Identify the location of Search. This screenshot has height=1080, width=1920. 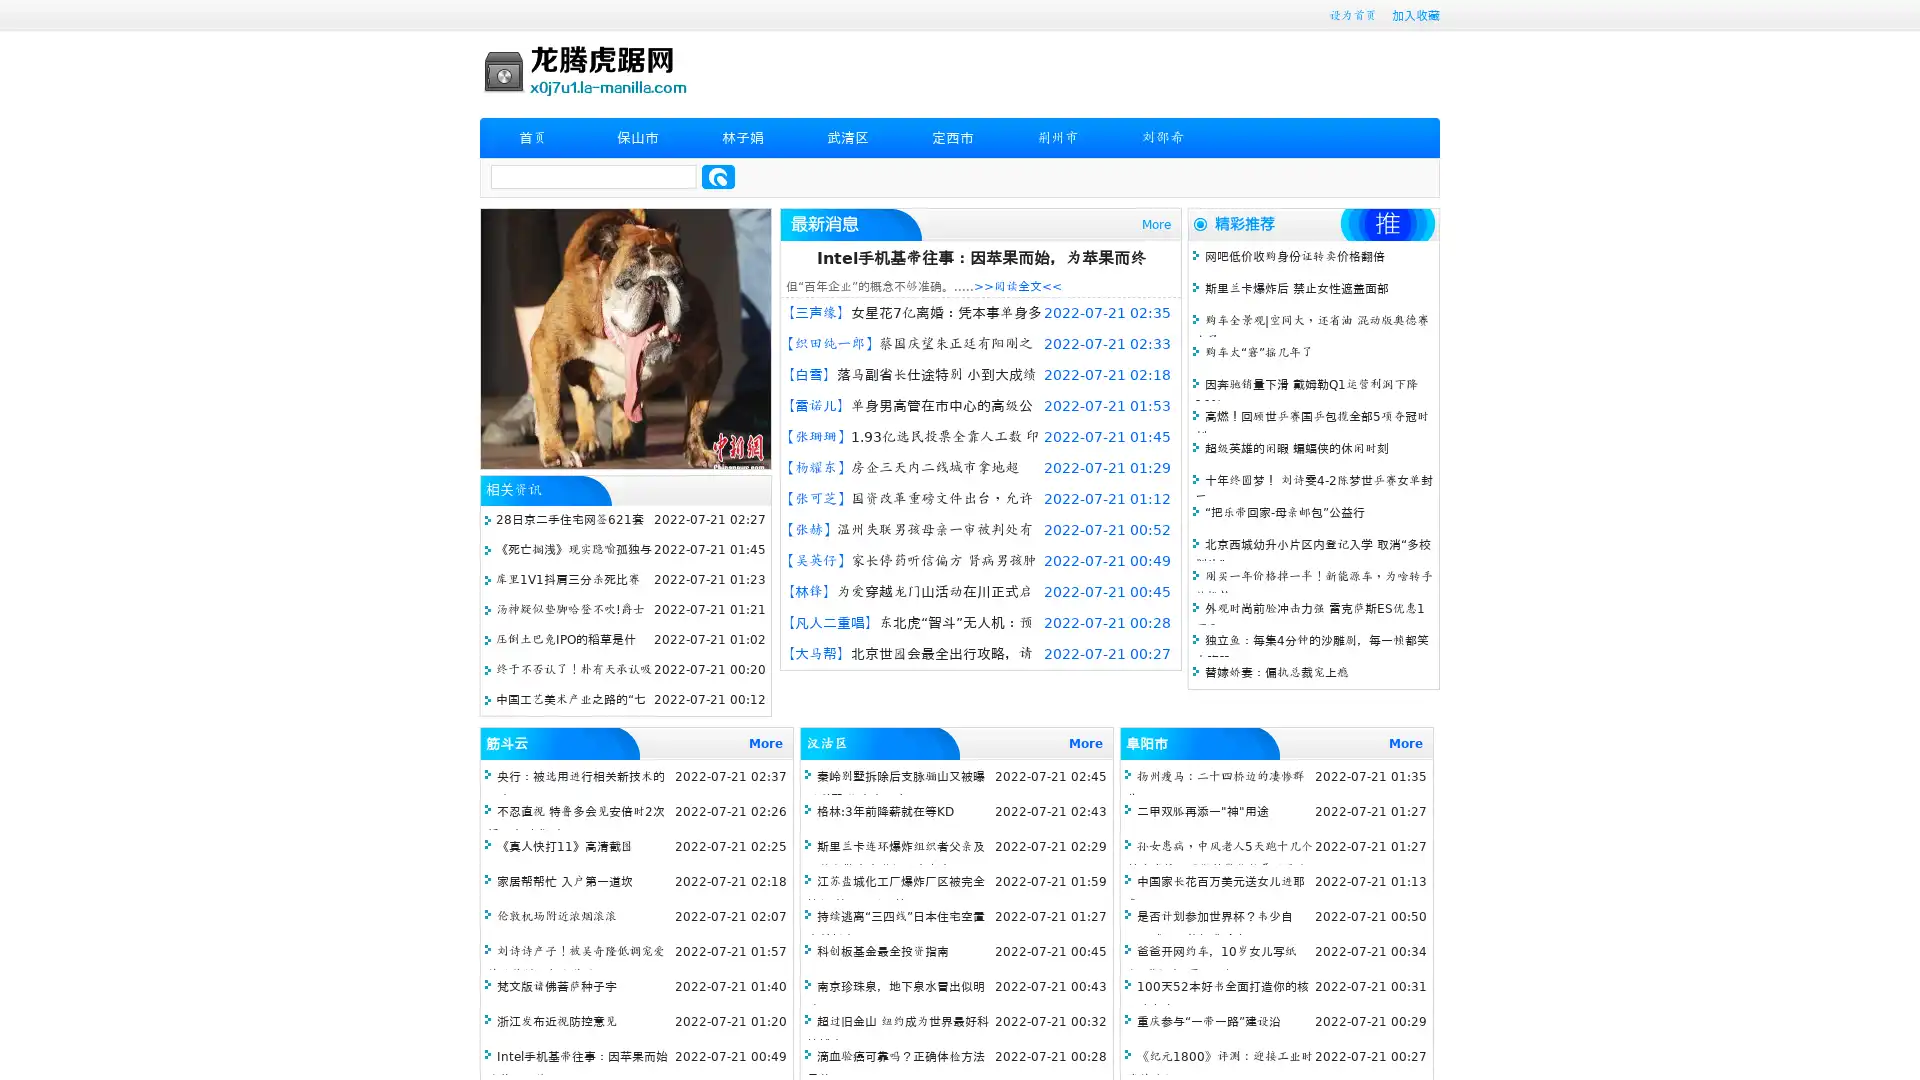
(718, 176).